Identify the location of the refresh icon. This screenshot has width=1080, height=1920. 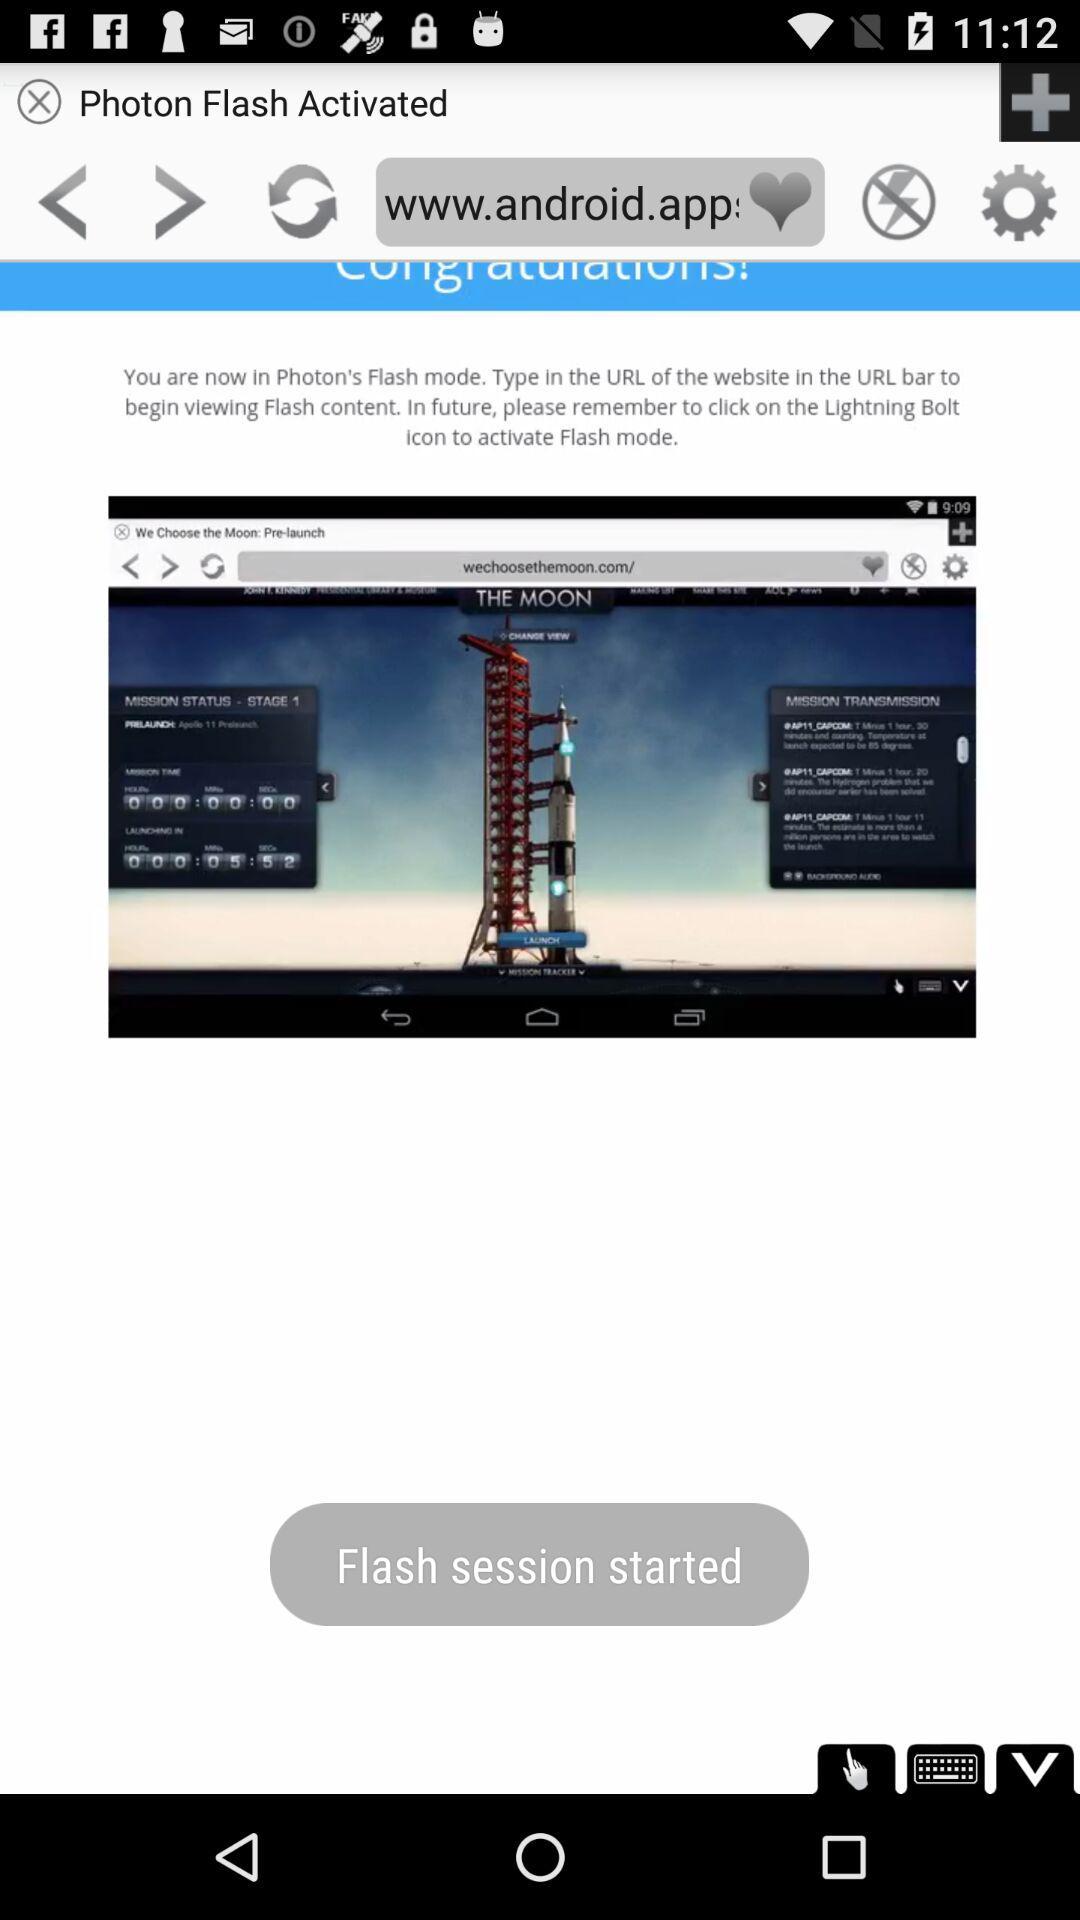
(301, 216).